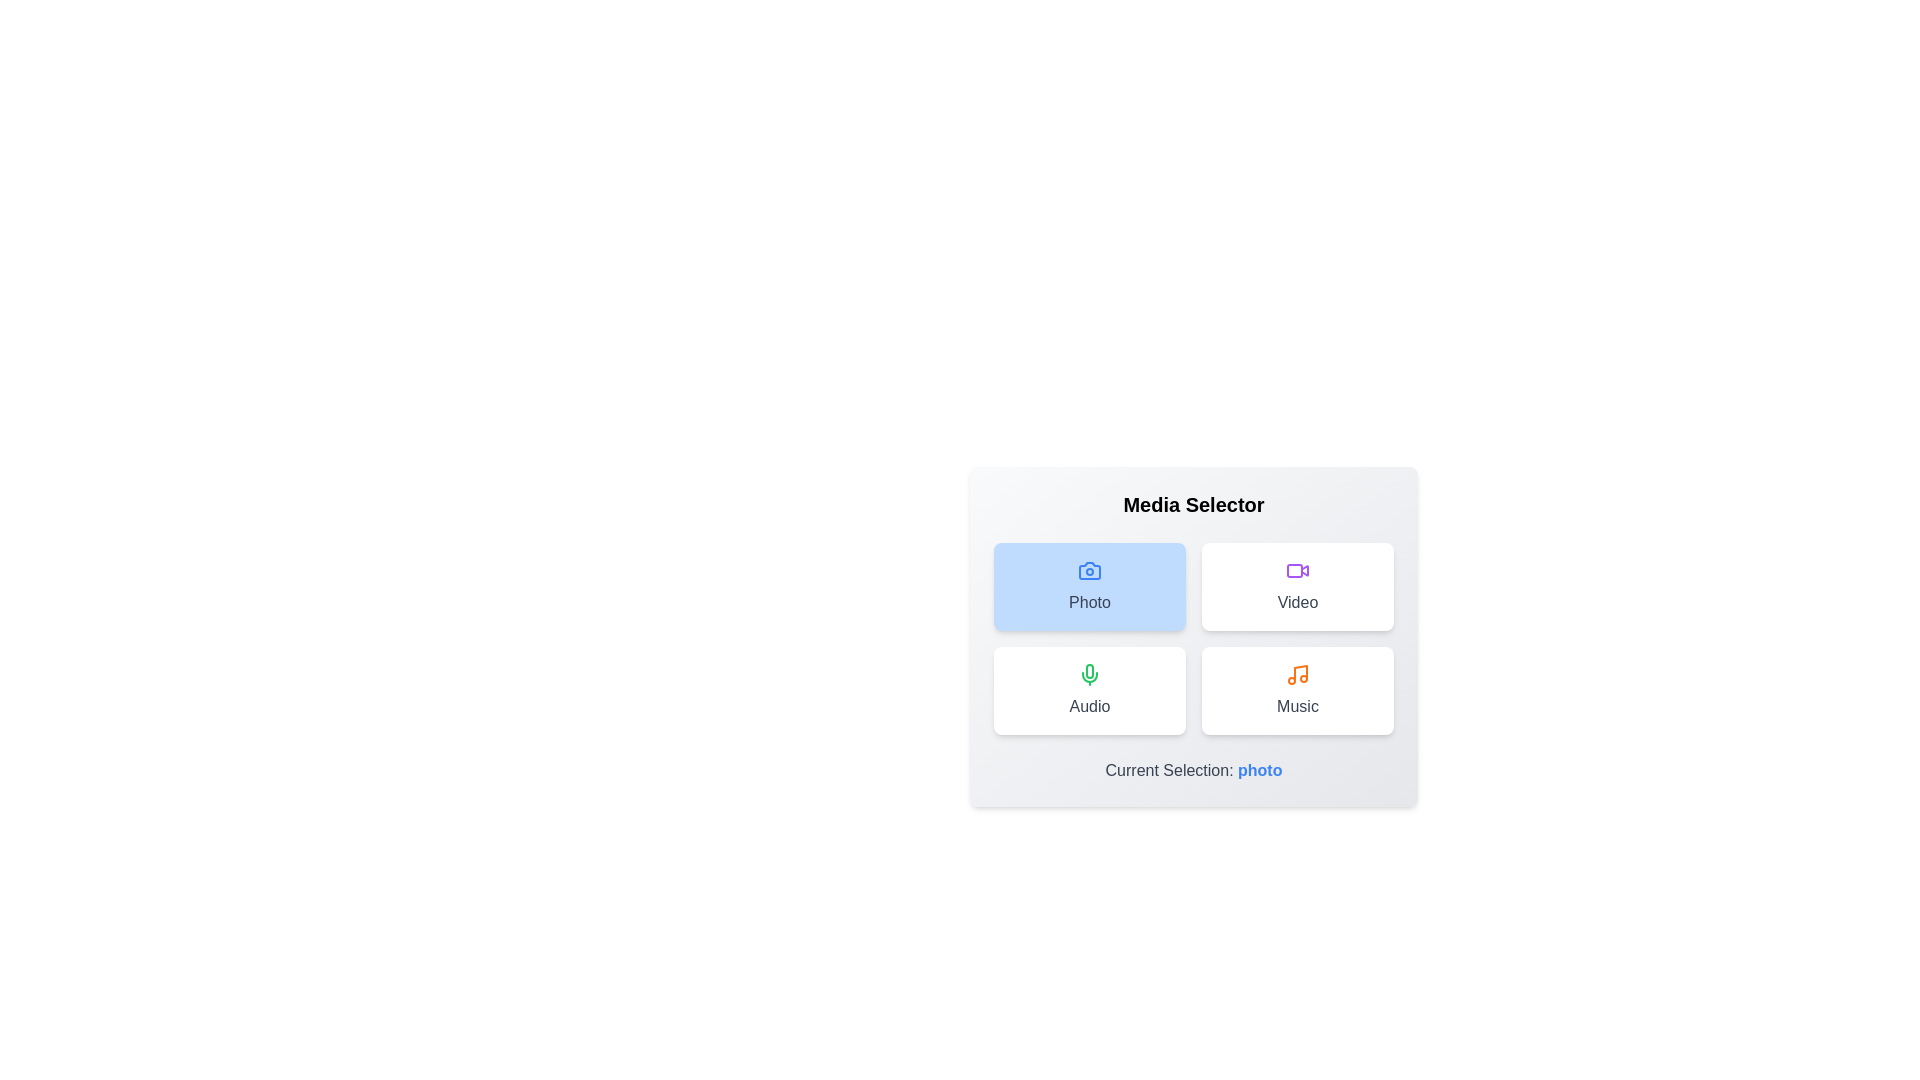 The height and width of the screenshot is (1080, 1920). Describe the element at coordinates (1088, 585) in the screenshot. I see `the media option buttons to see the hover effect for Photo` at that location.